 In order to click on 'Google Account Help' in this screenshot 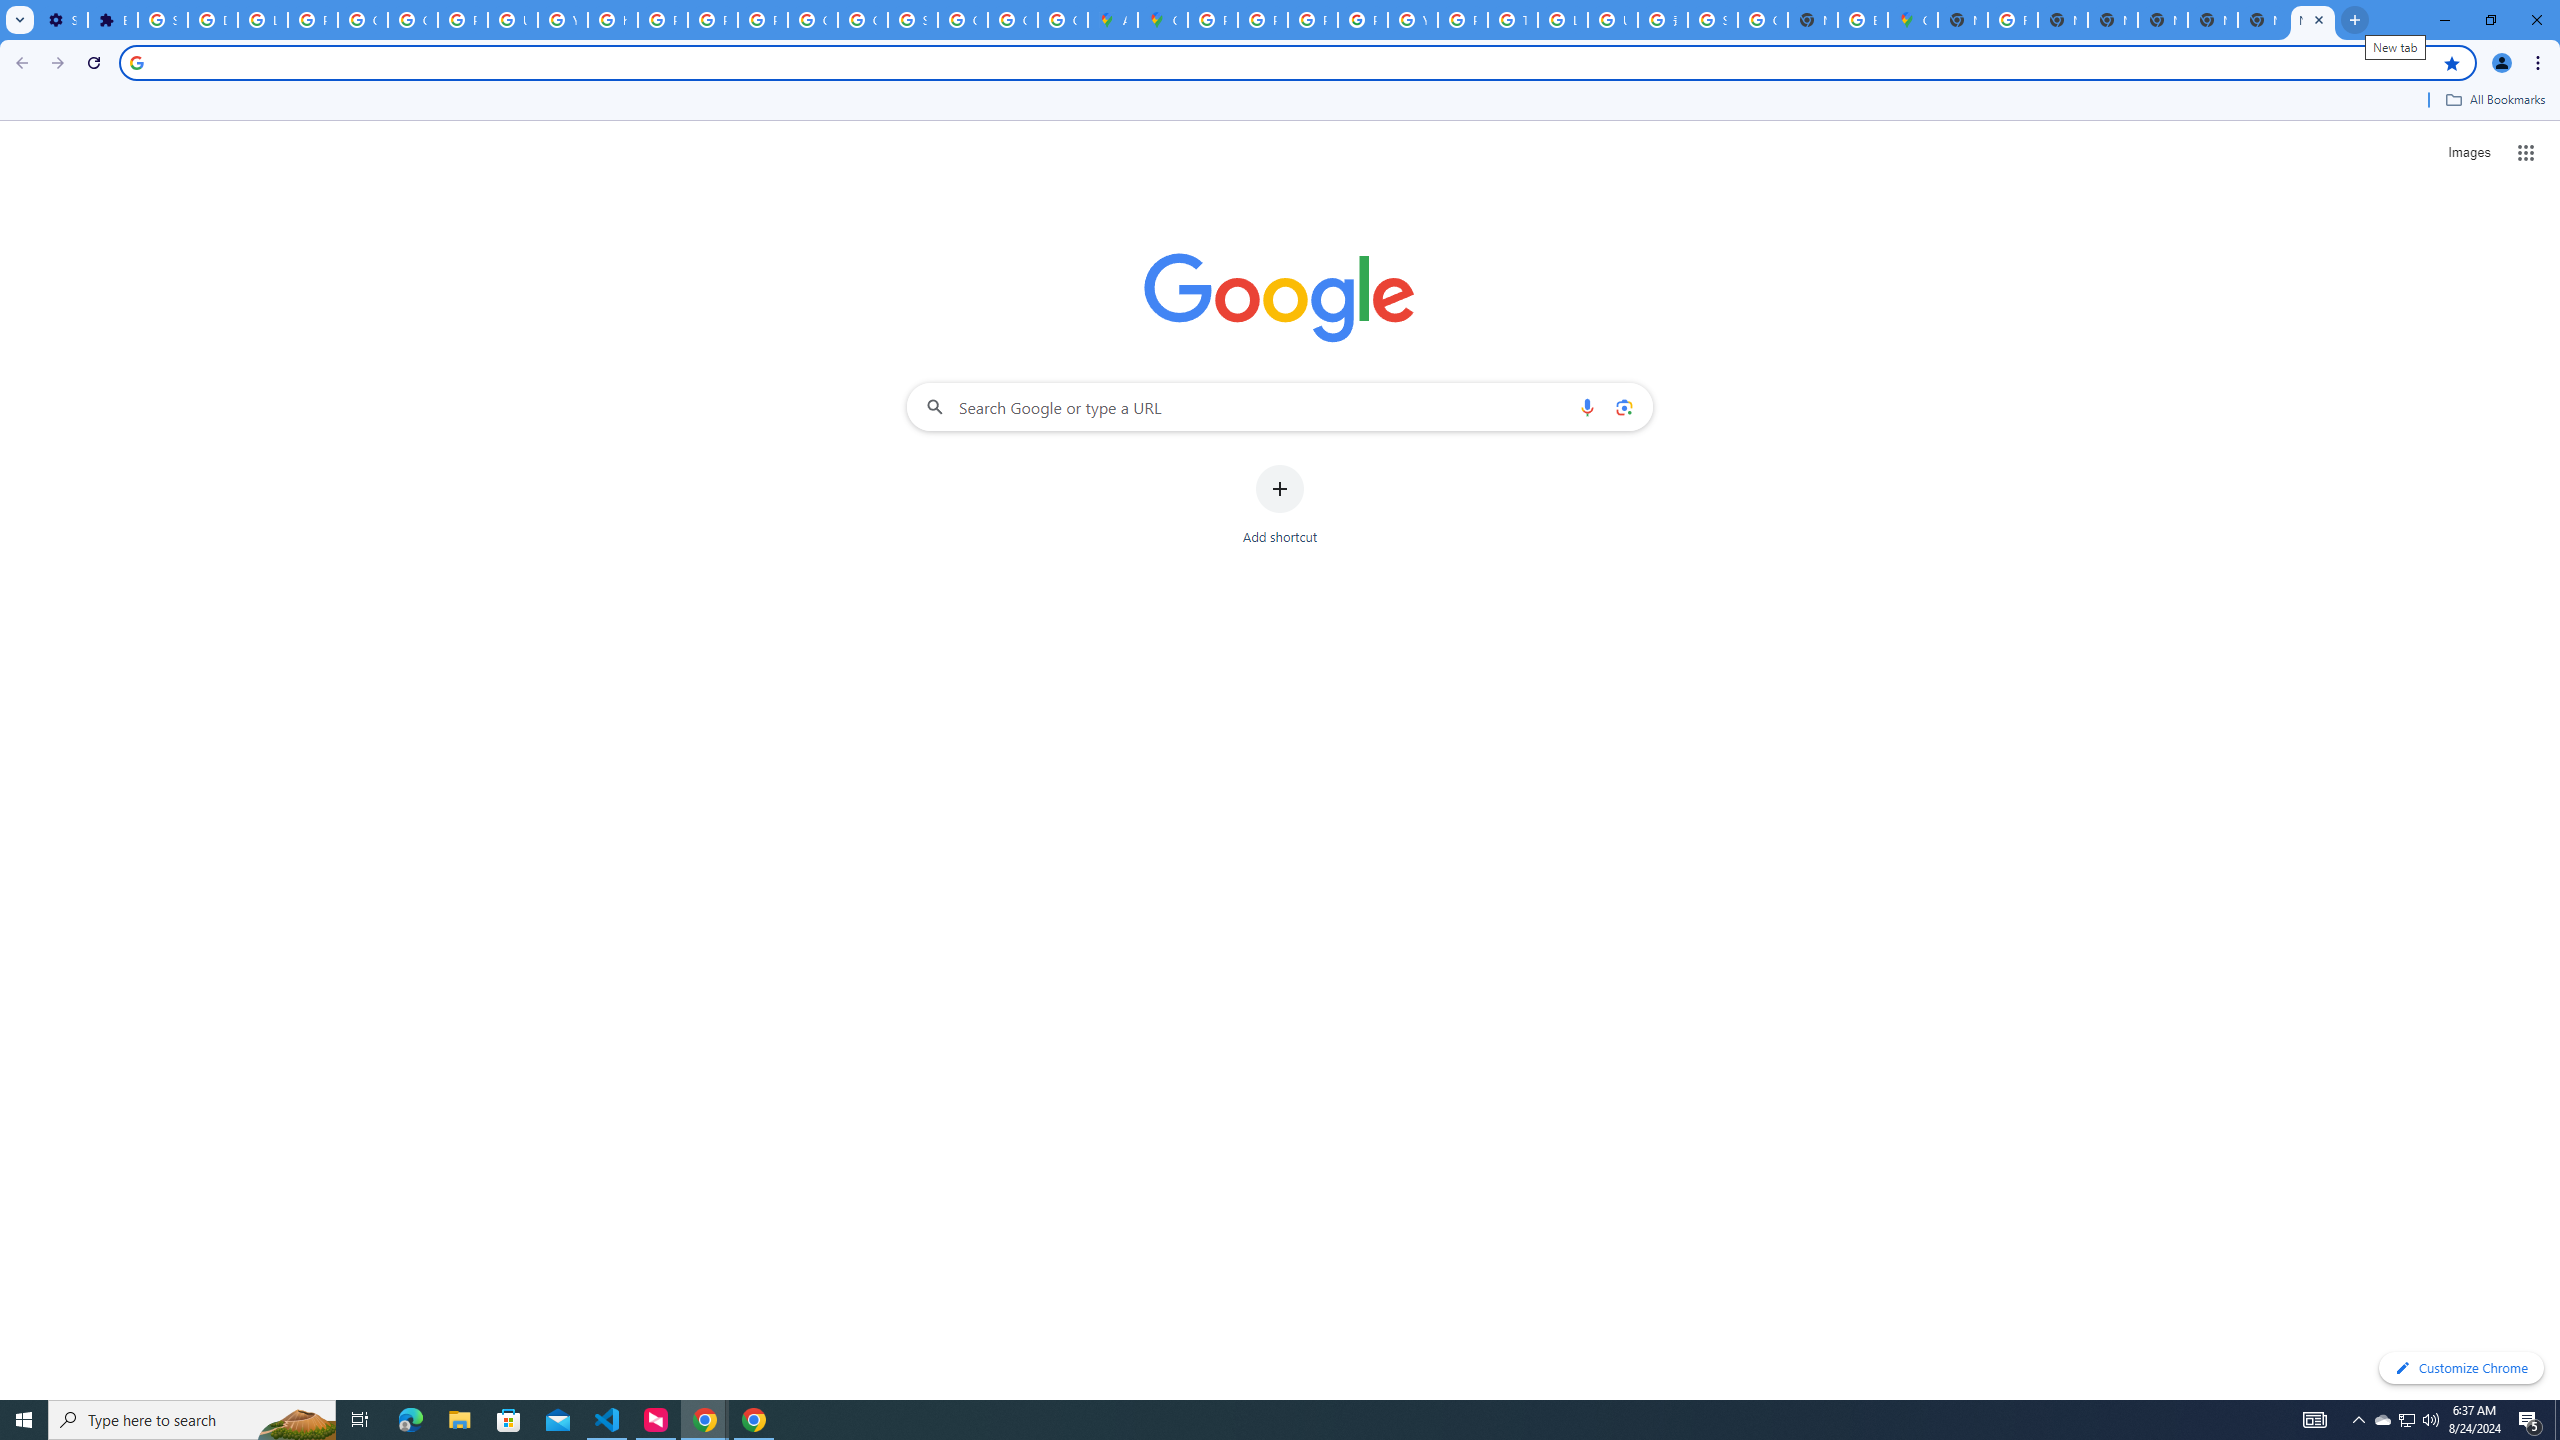, I will do `click(362, 19)`.